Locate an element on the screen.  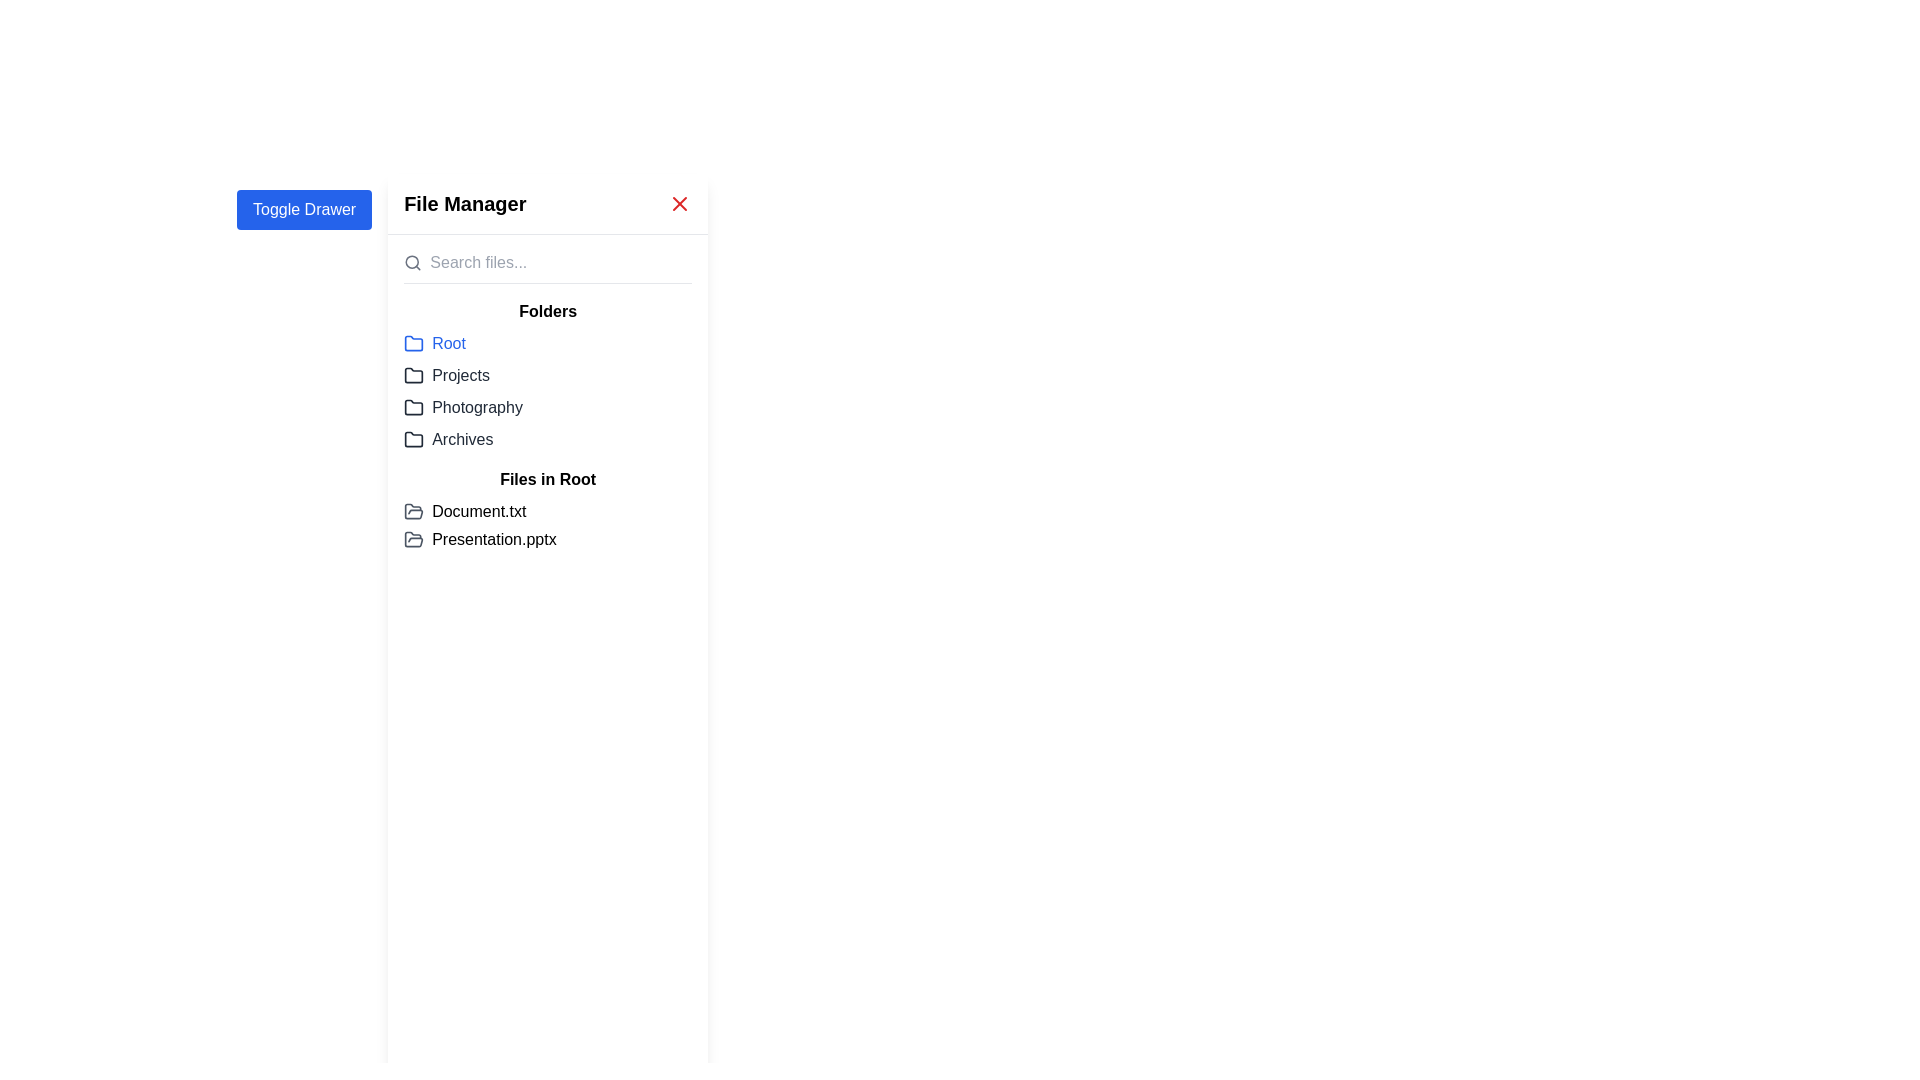
the 'Root' folder item located in the 'Folders' section of the 'File Manager' panel is located at coordinates (547, 342).